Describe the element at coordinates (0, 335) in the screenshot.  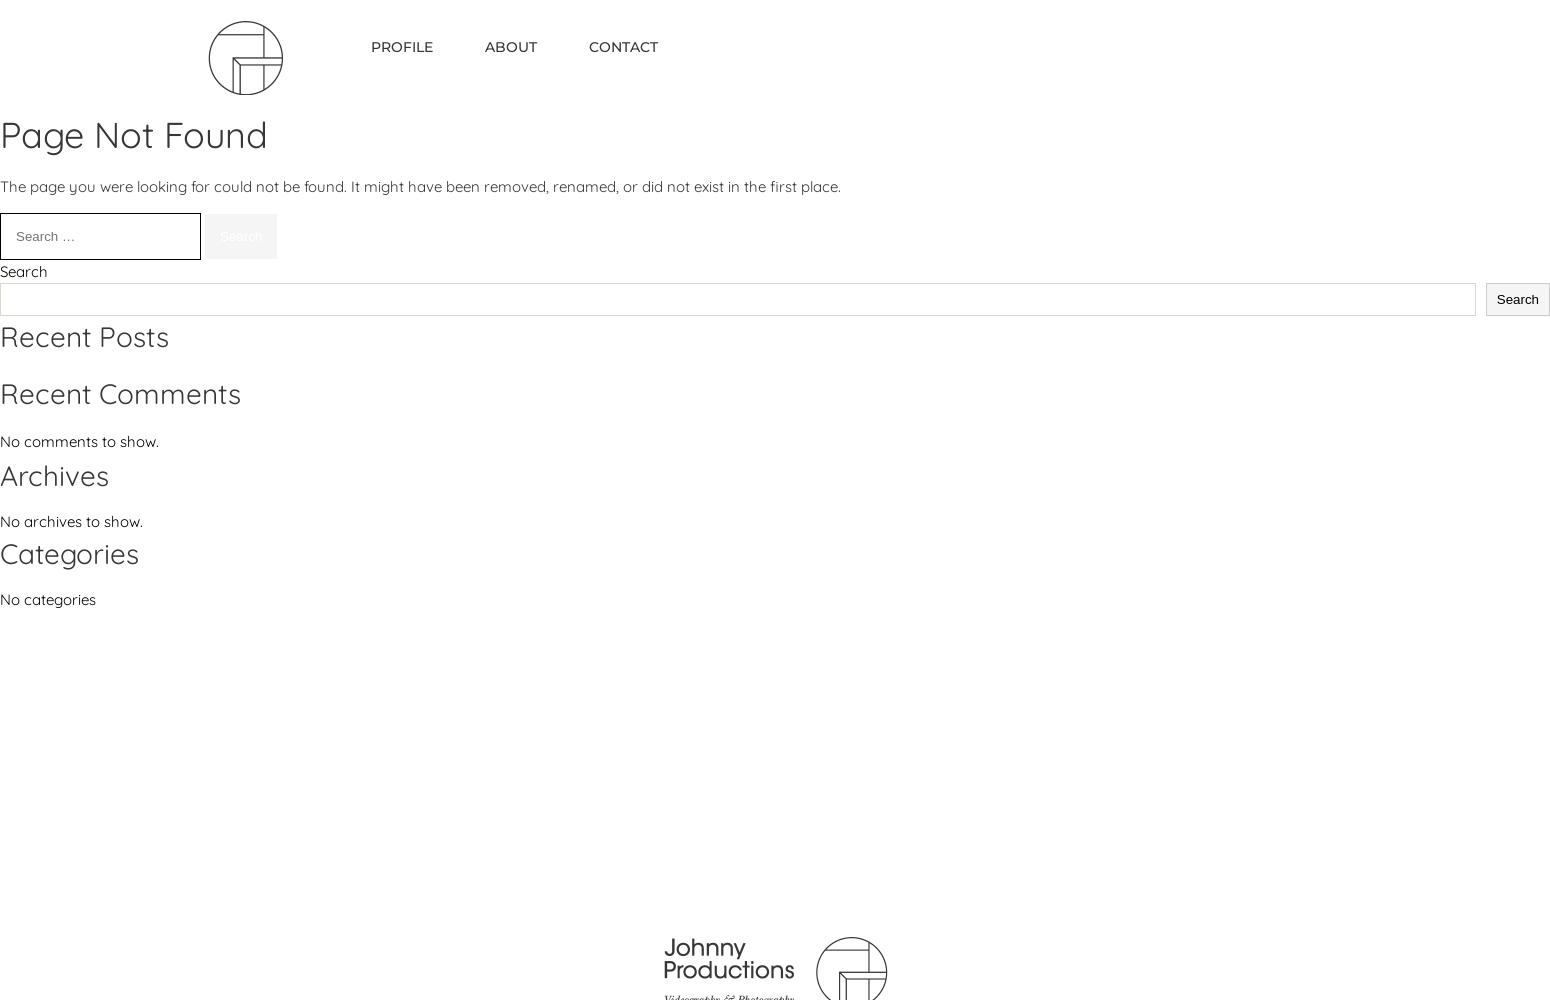
I see `'Recent Posts'` at that location.